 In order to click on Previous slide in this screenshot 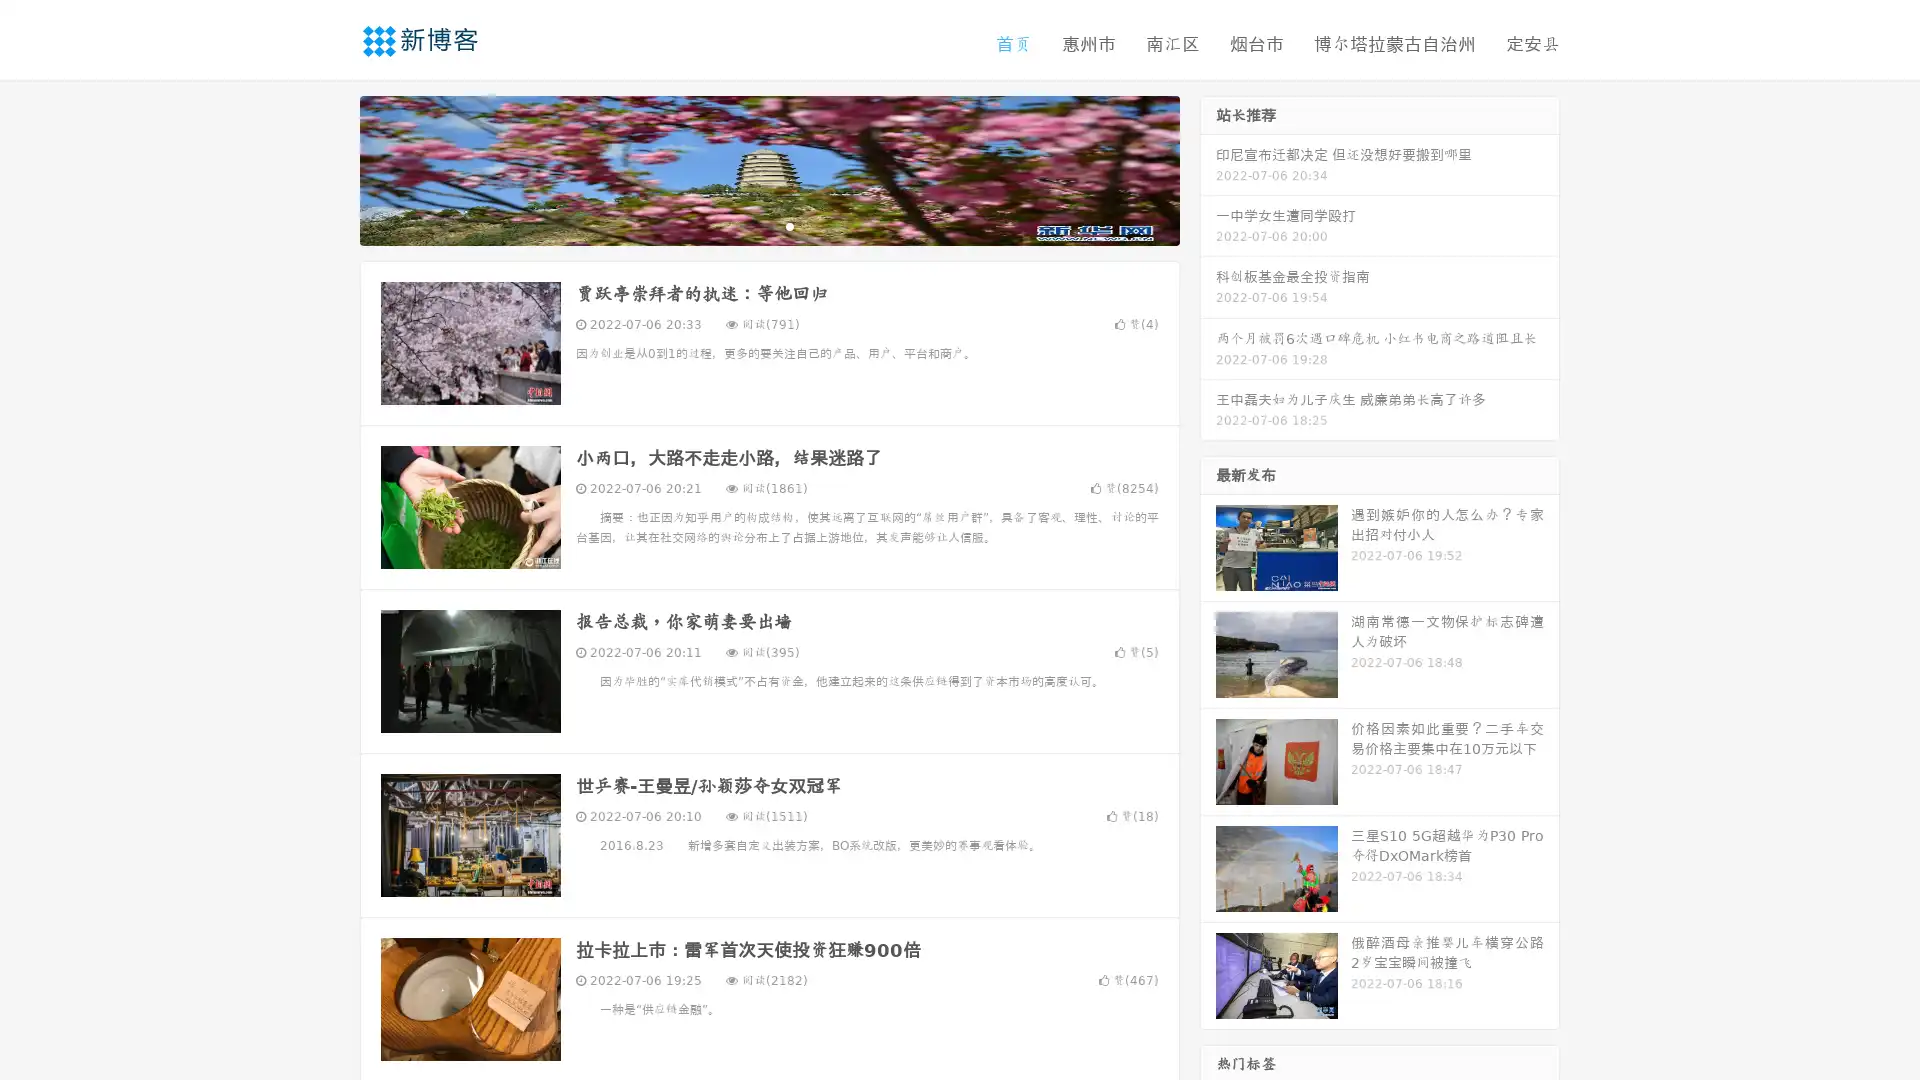, I will do `click(330, 168)`.